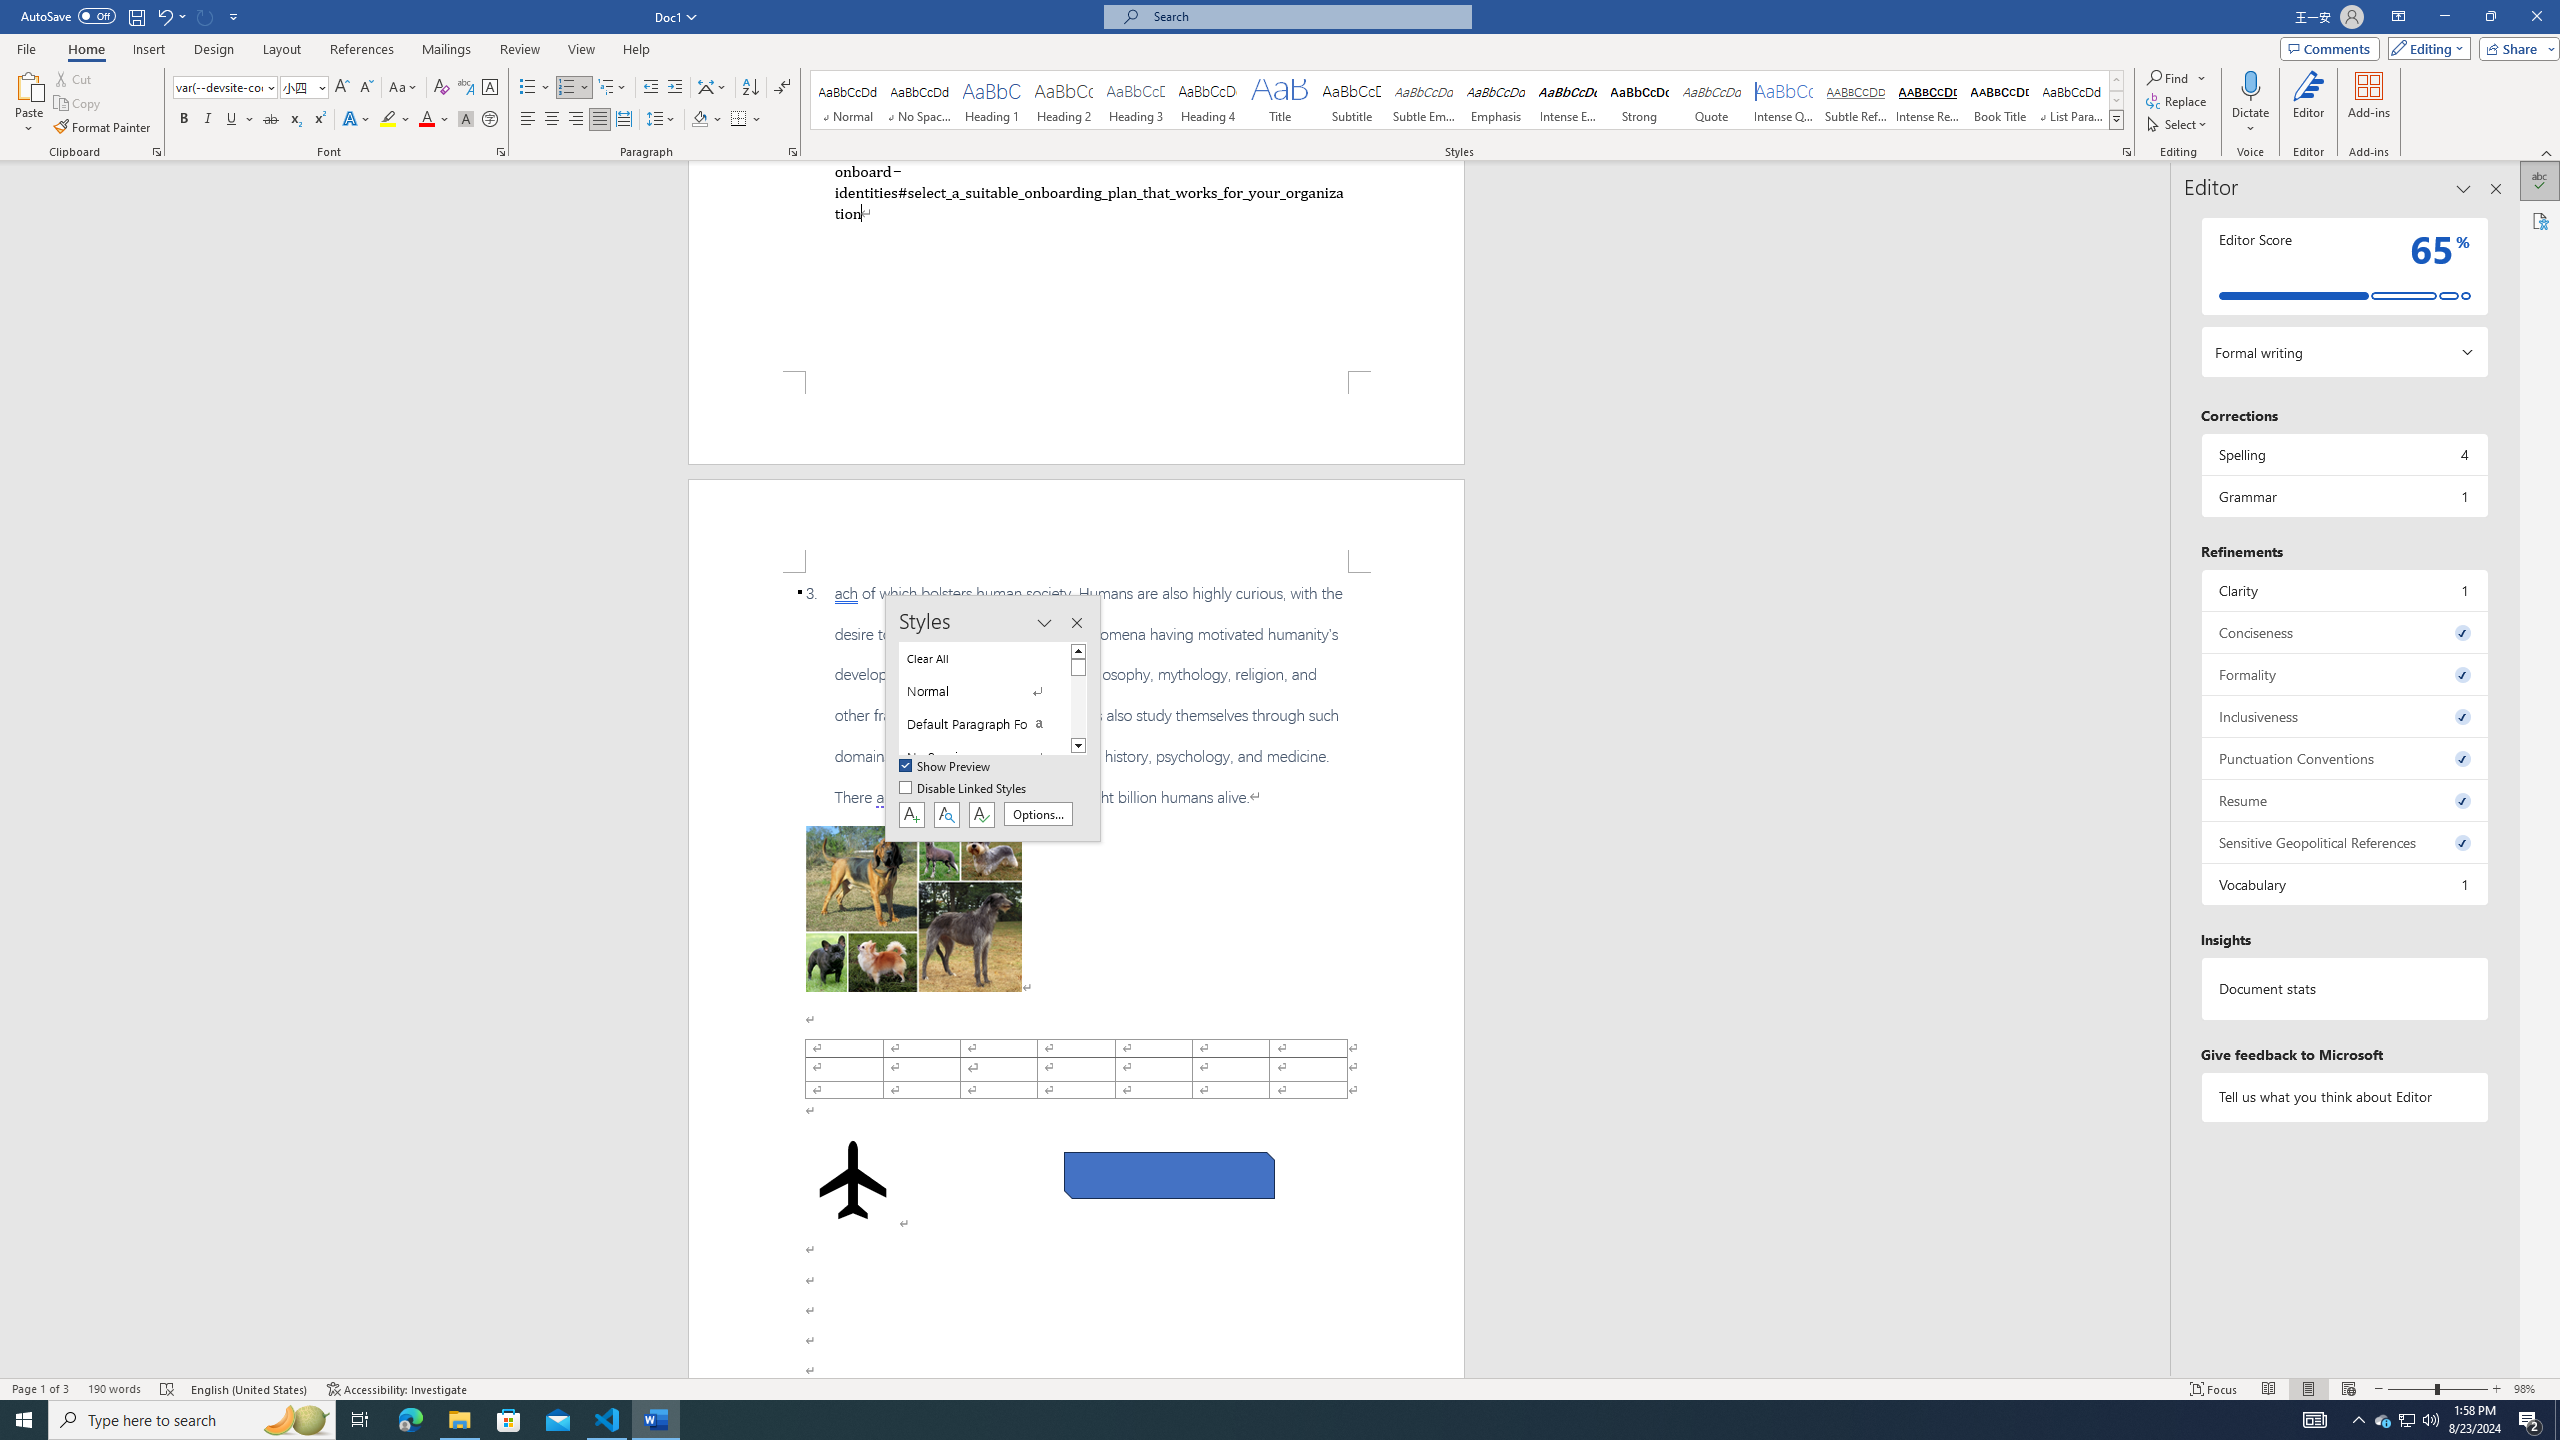 This screenshot has width=2560, height=1440. I want to click on 'Emphasis', so click(1495, 99).